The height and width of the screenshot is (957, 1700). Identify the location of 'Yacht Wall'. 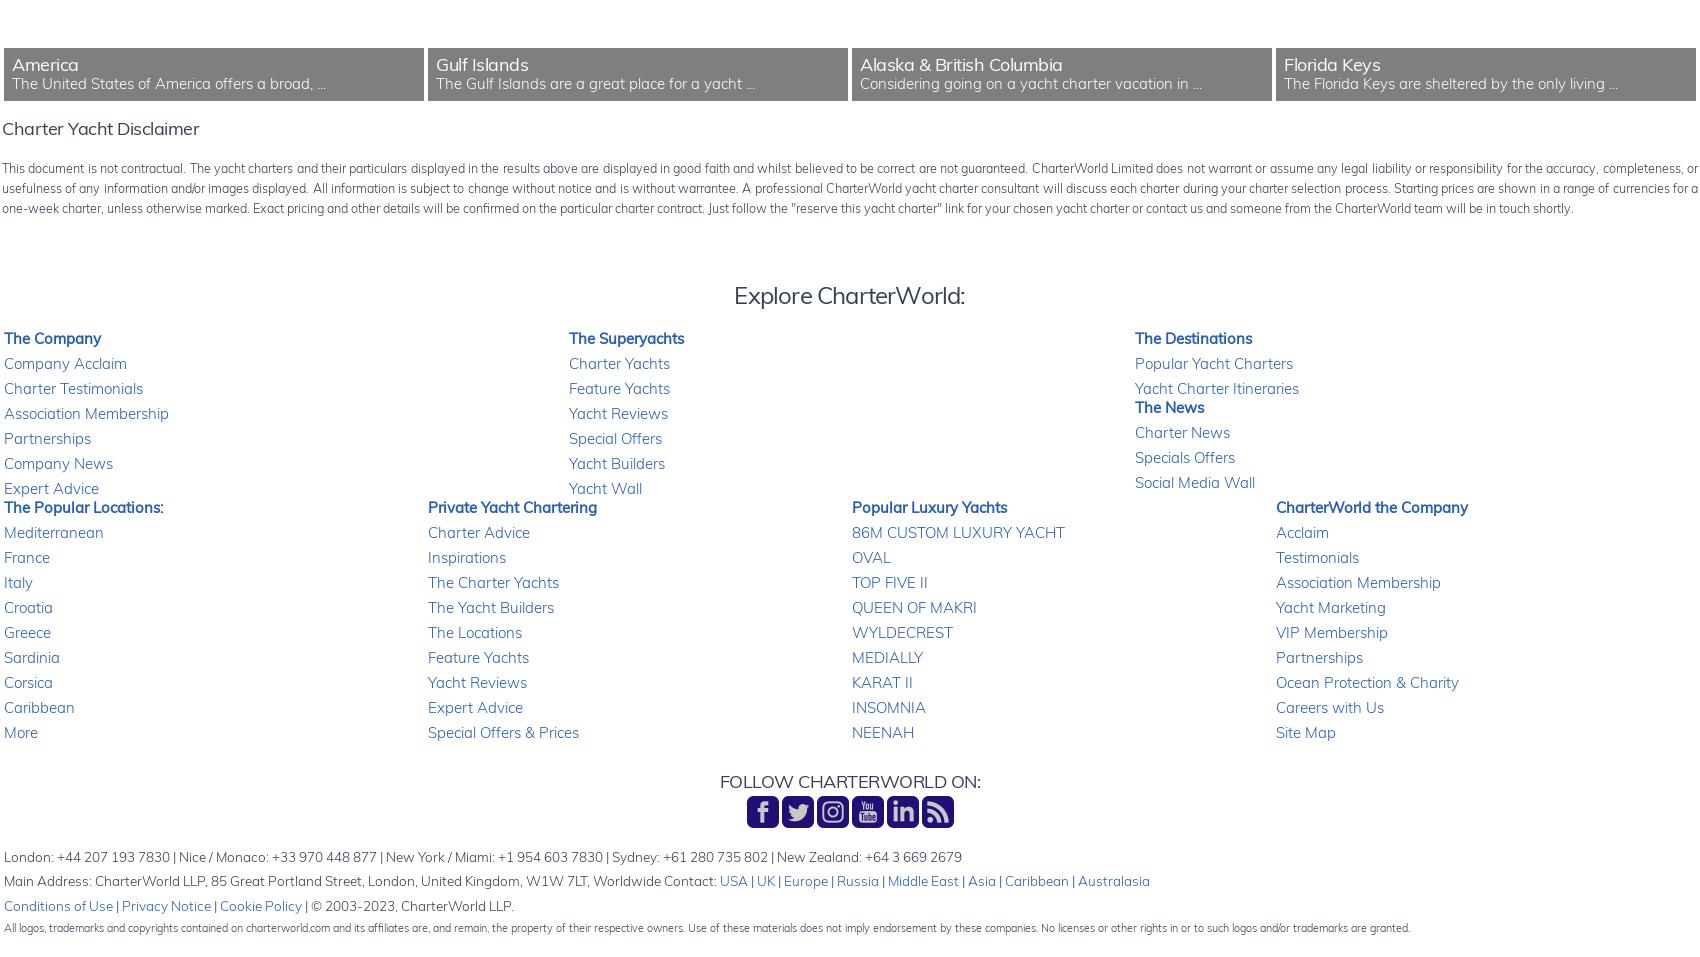
(604, 488).